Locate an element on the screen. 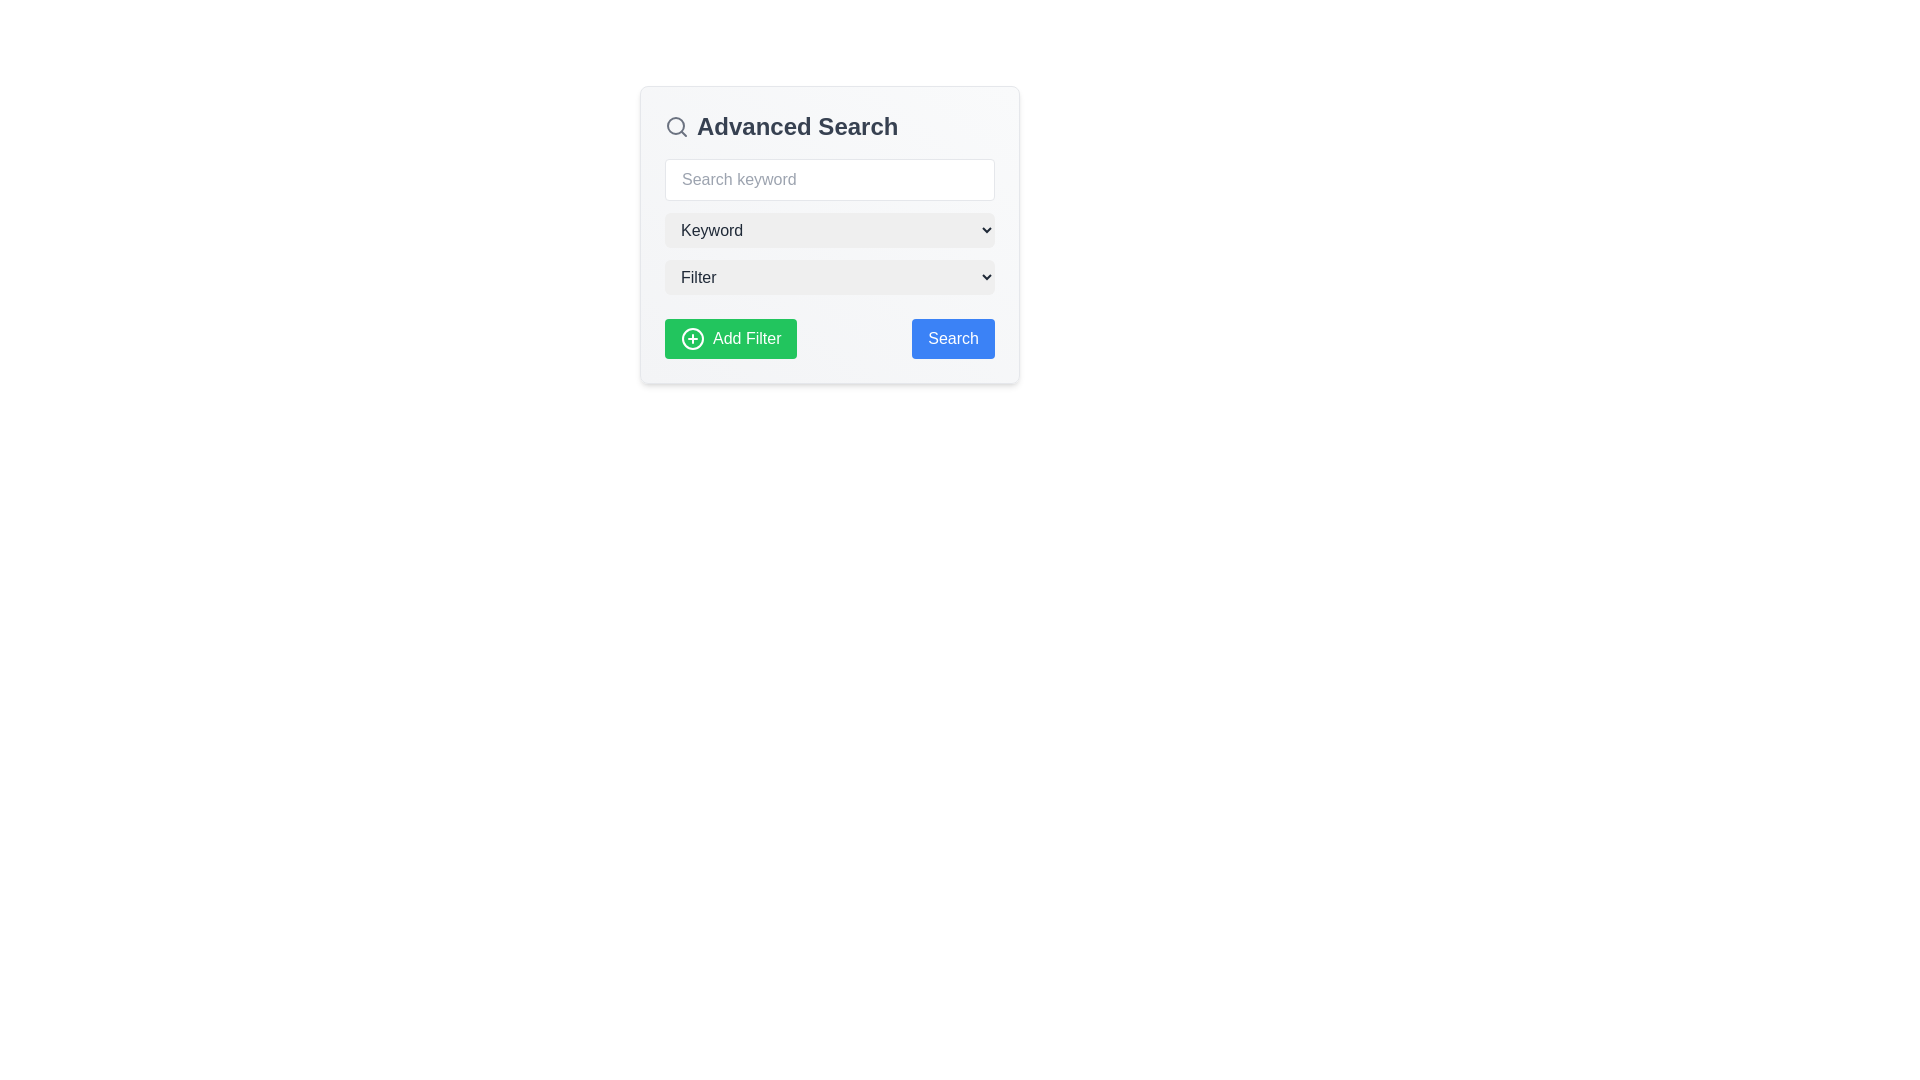 The height and width of the screenshot is (1080, 1920). the circular element that forms the main body of the search icon within the 'Advanced Search' card at the top-left corner is located at coordinates (676, 126).